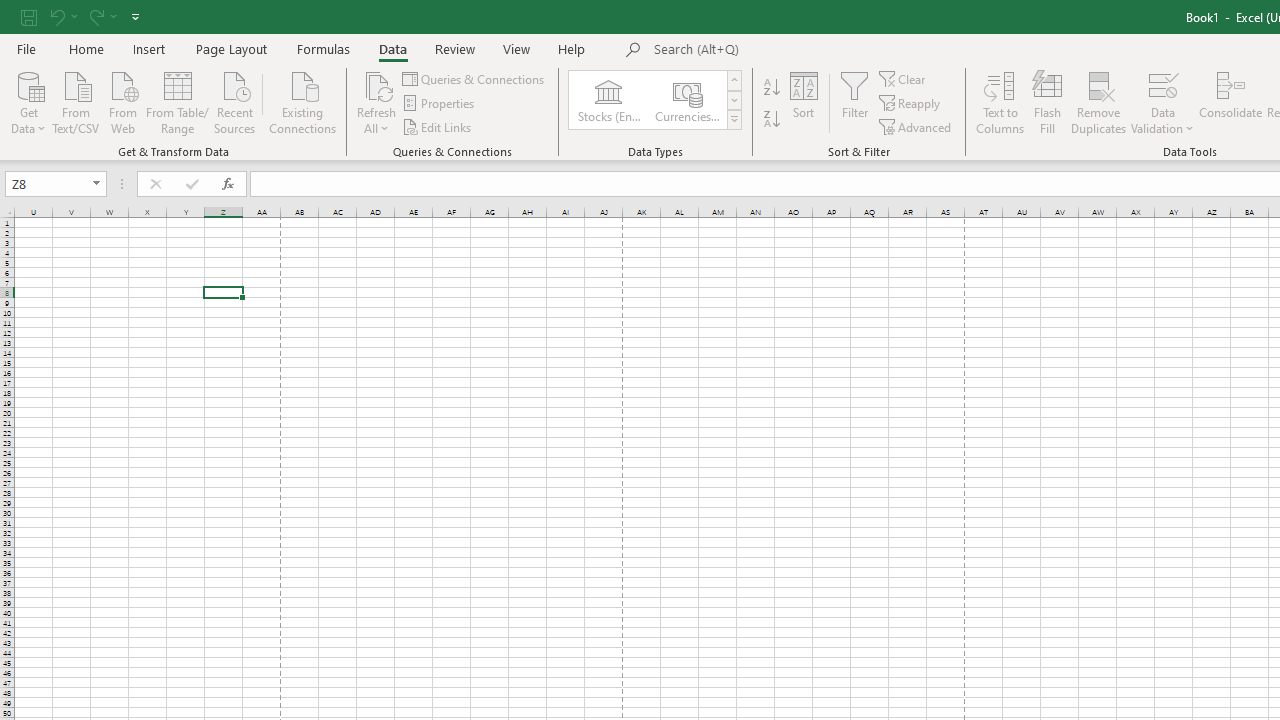 Image resolution: width=1280 pixels, height=720 pixels. What do you see at coordinates (771, 119) in the screenshot?
I see `'Sort Z to A'` at bounding box center [771, 119].